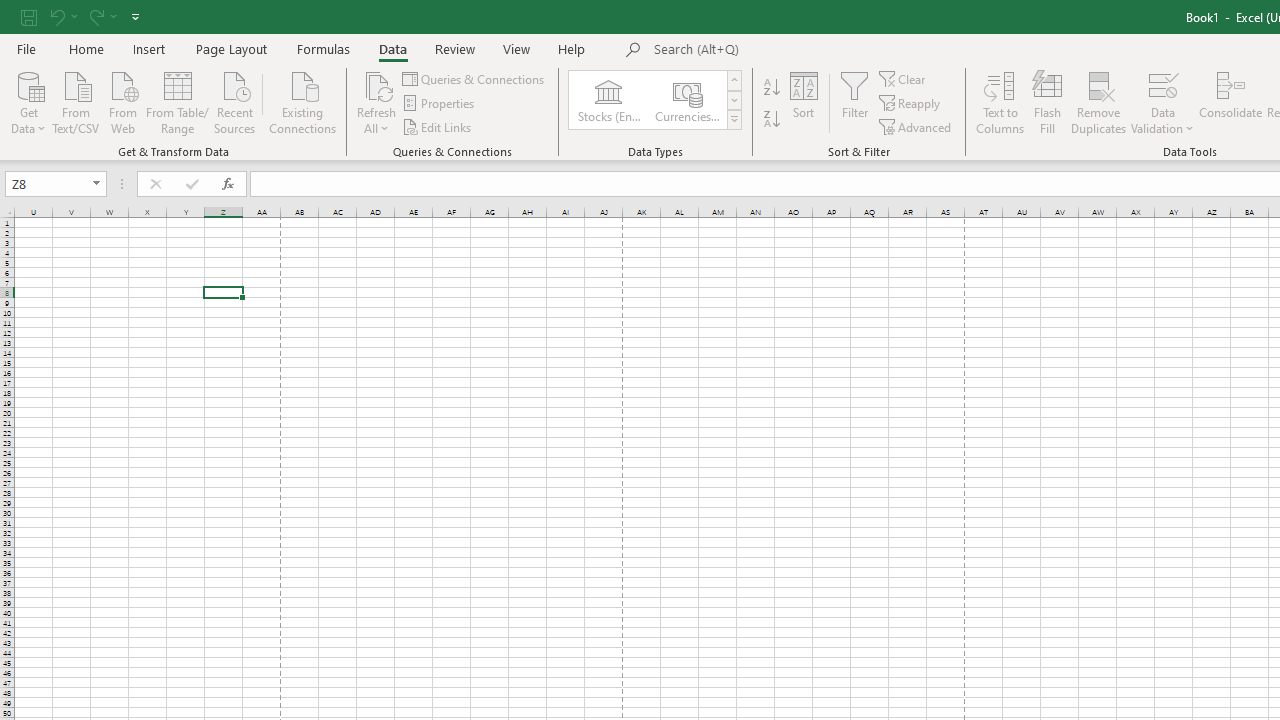 Image resolution: width=1280 pixels, height=720 pixels. What do you see at coordinates (771, 119) in the screenshot?
I see `'Sort Z to A'` at bounding box center [771, 119].